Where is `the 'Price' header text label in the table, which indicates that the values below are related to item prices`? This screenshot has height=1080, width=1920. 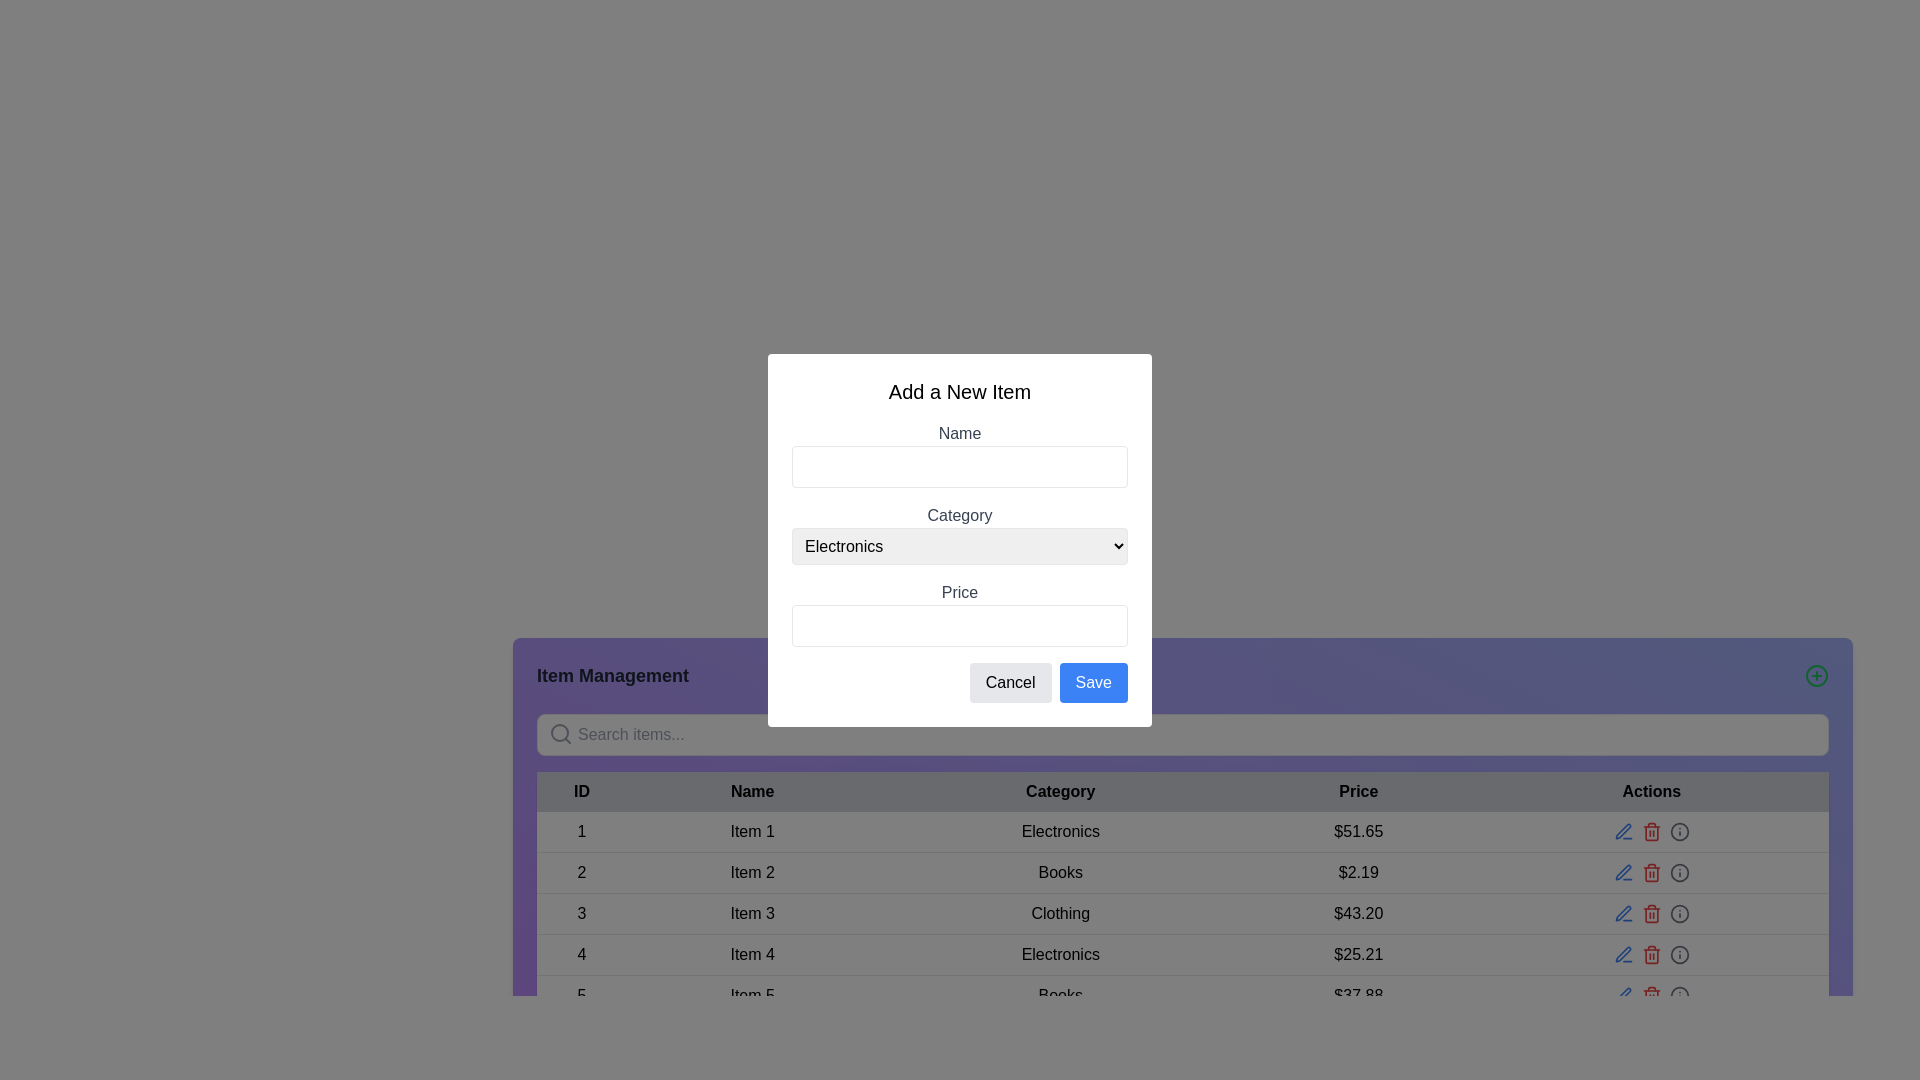
the 'Price' header text label in the table, which indicates that the values below are related to item prices is located at coordinates (1358, 790).